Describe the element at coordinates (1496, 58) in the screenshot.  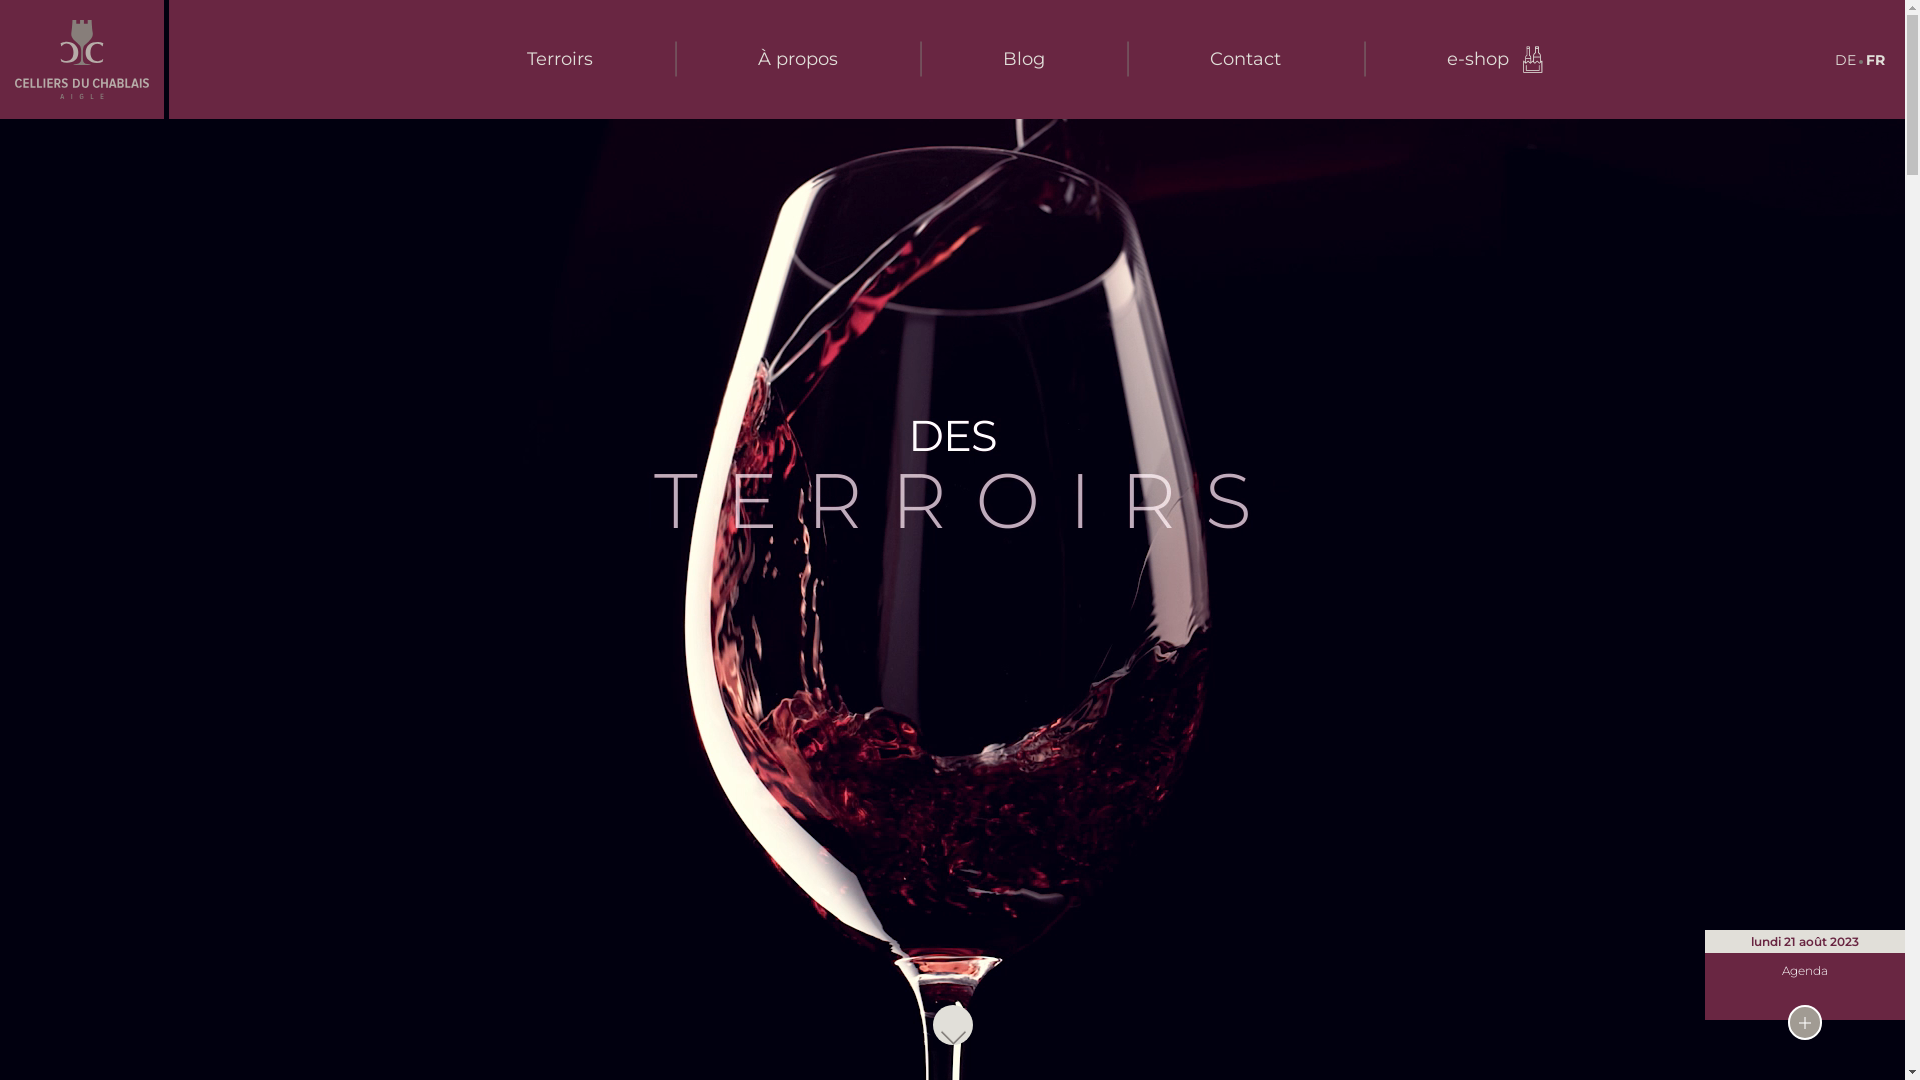
I see `'e-shop'` at that location.